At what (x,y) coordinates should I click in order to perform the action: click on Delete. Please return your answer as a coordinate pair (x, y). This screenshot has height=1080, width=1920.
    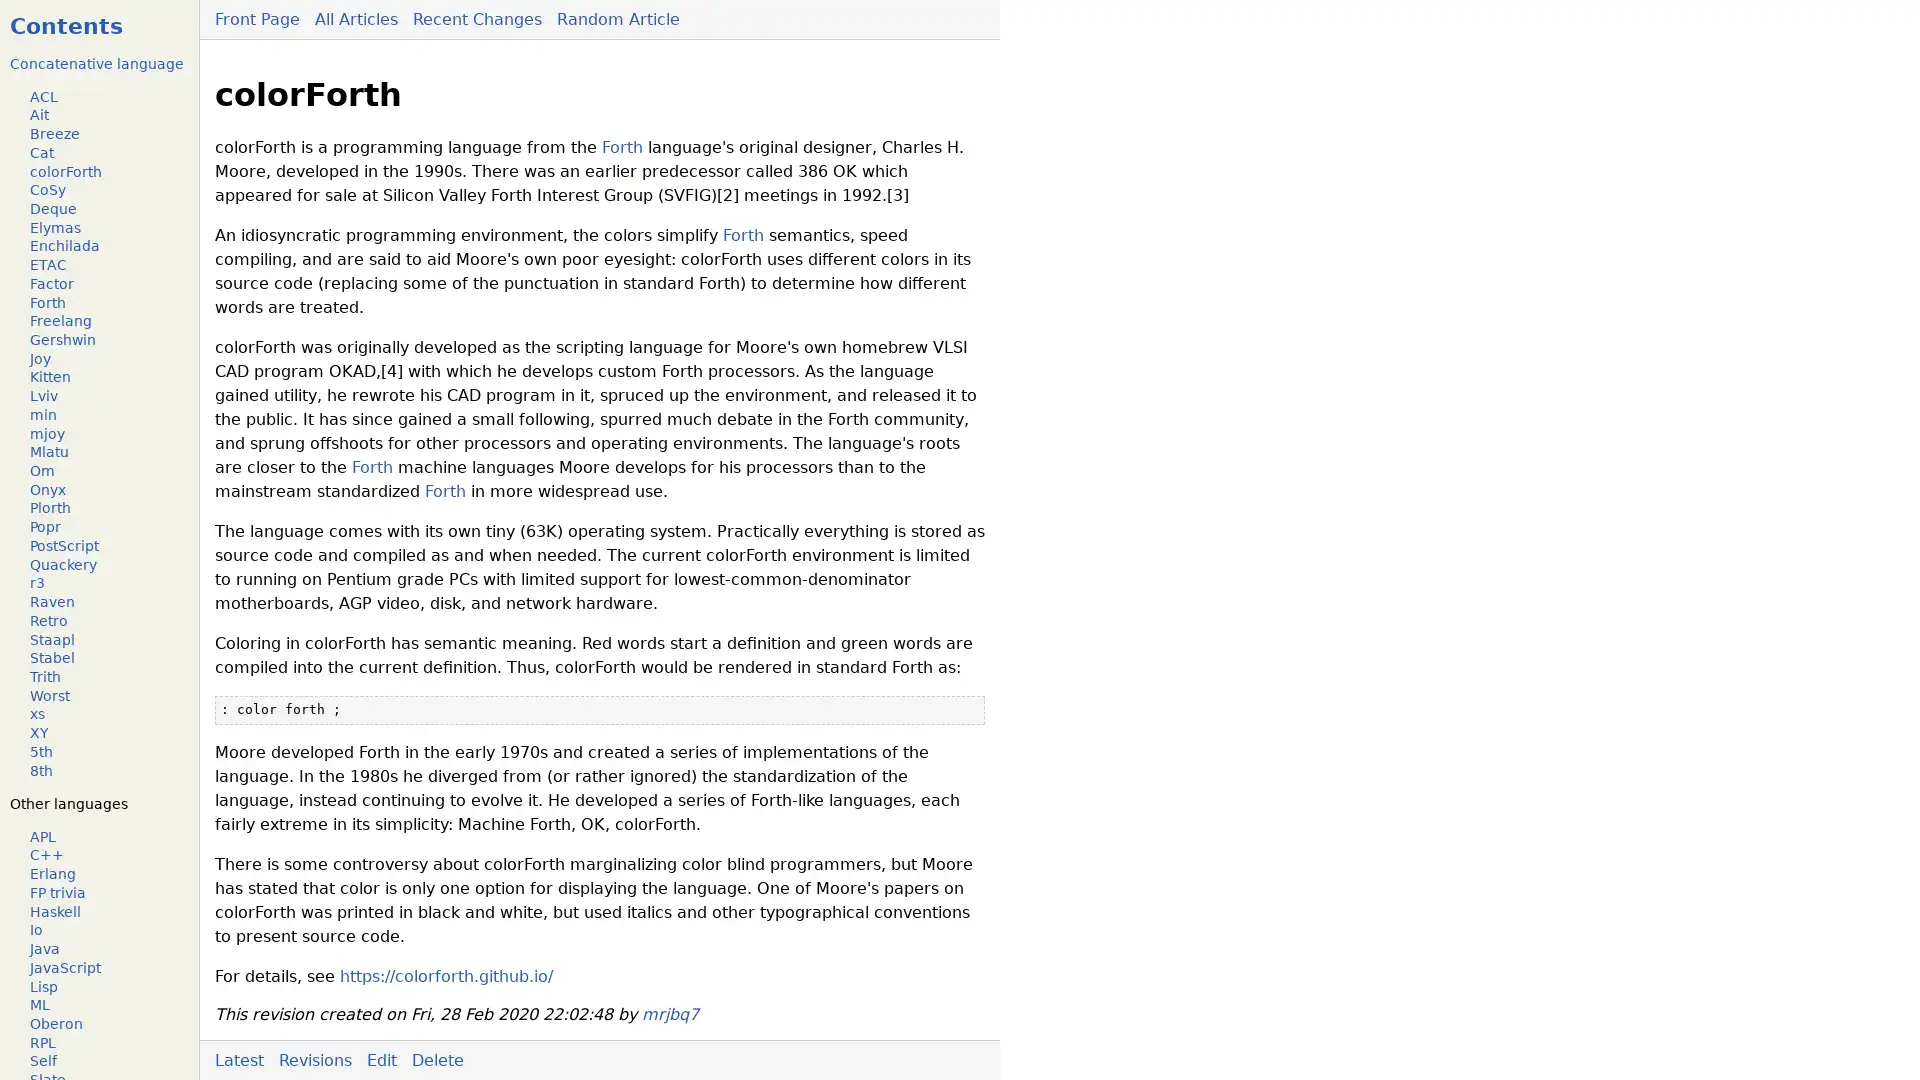
    Looking at the image, I should click on (436, 1058).